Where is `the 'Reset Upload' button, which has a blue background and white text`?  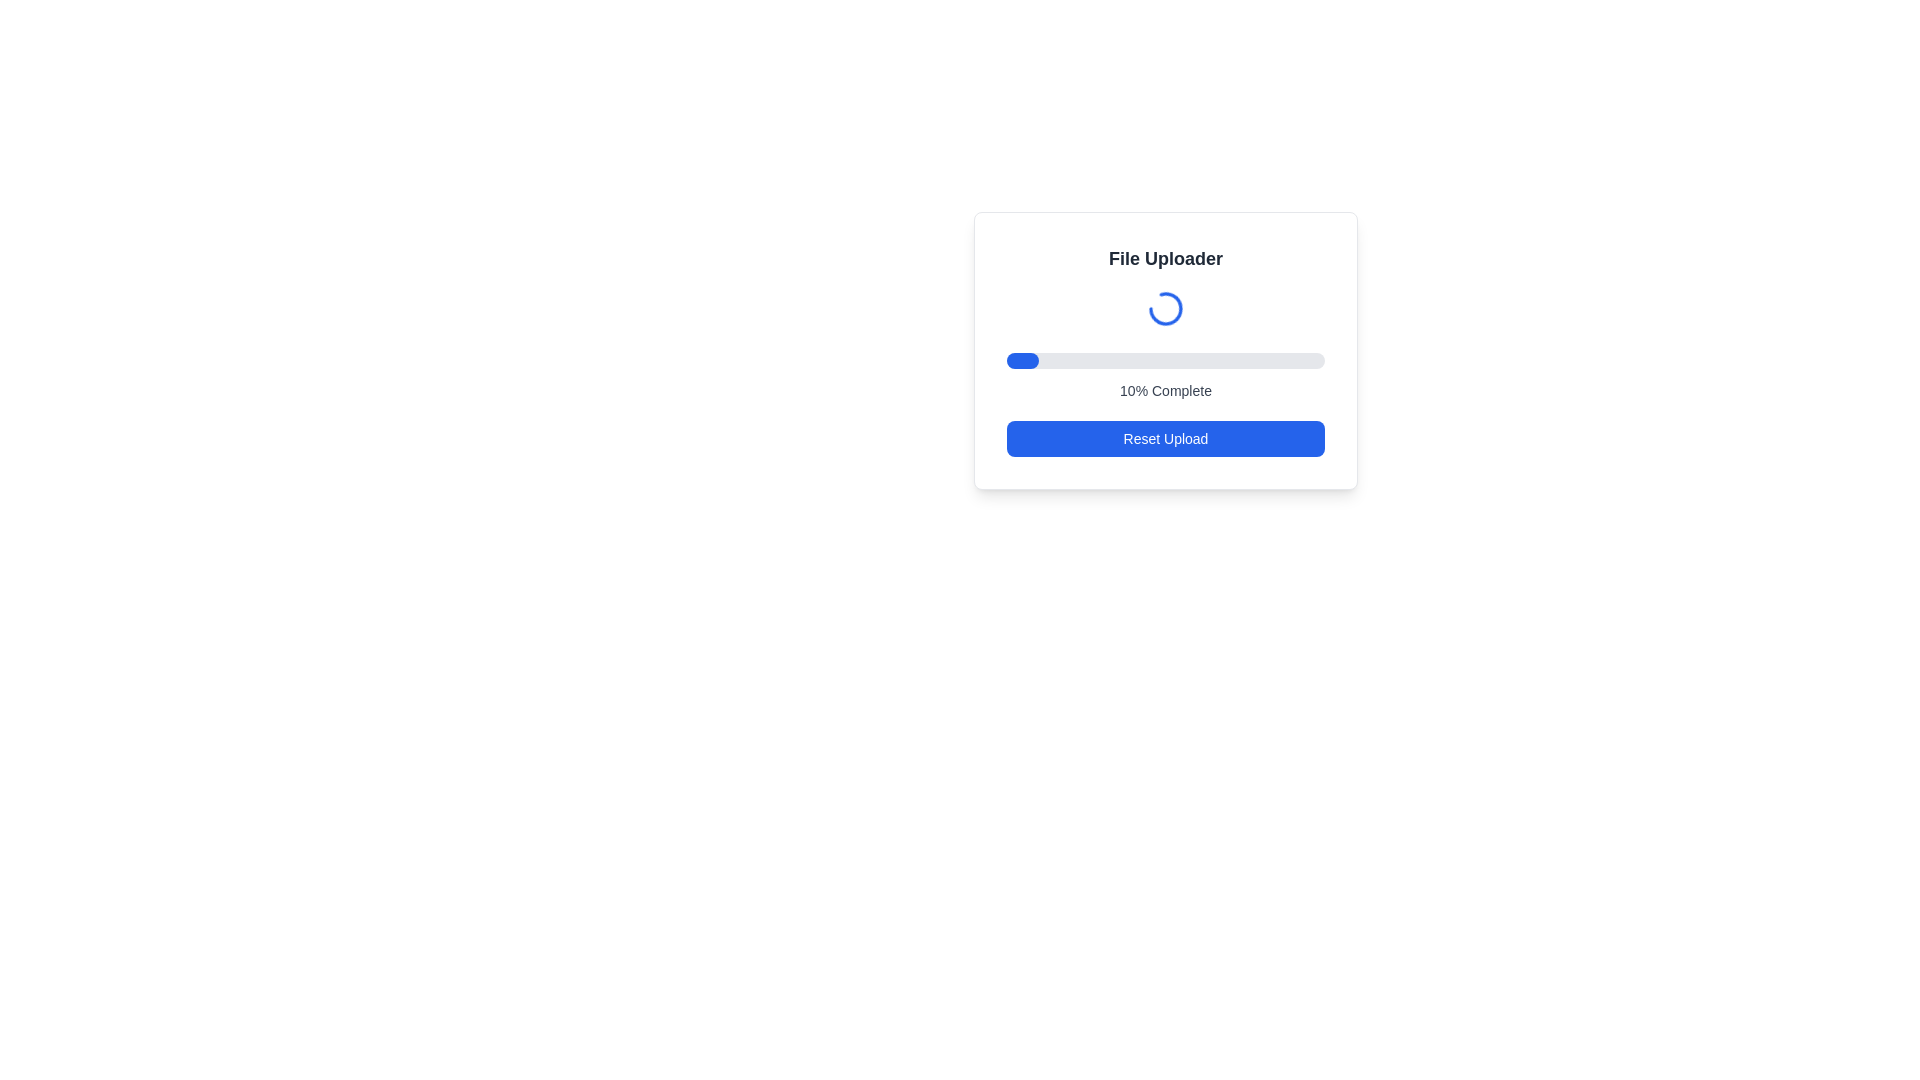 the 'Reset Upload' button, which has a blue background and white text is located at coordinates (1166, 438).